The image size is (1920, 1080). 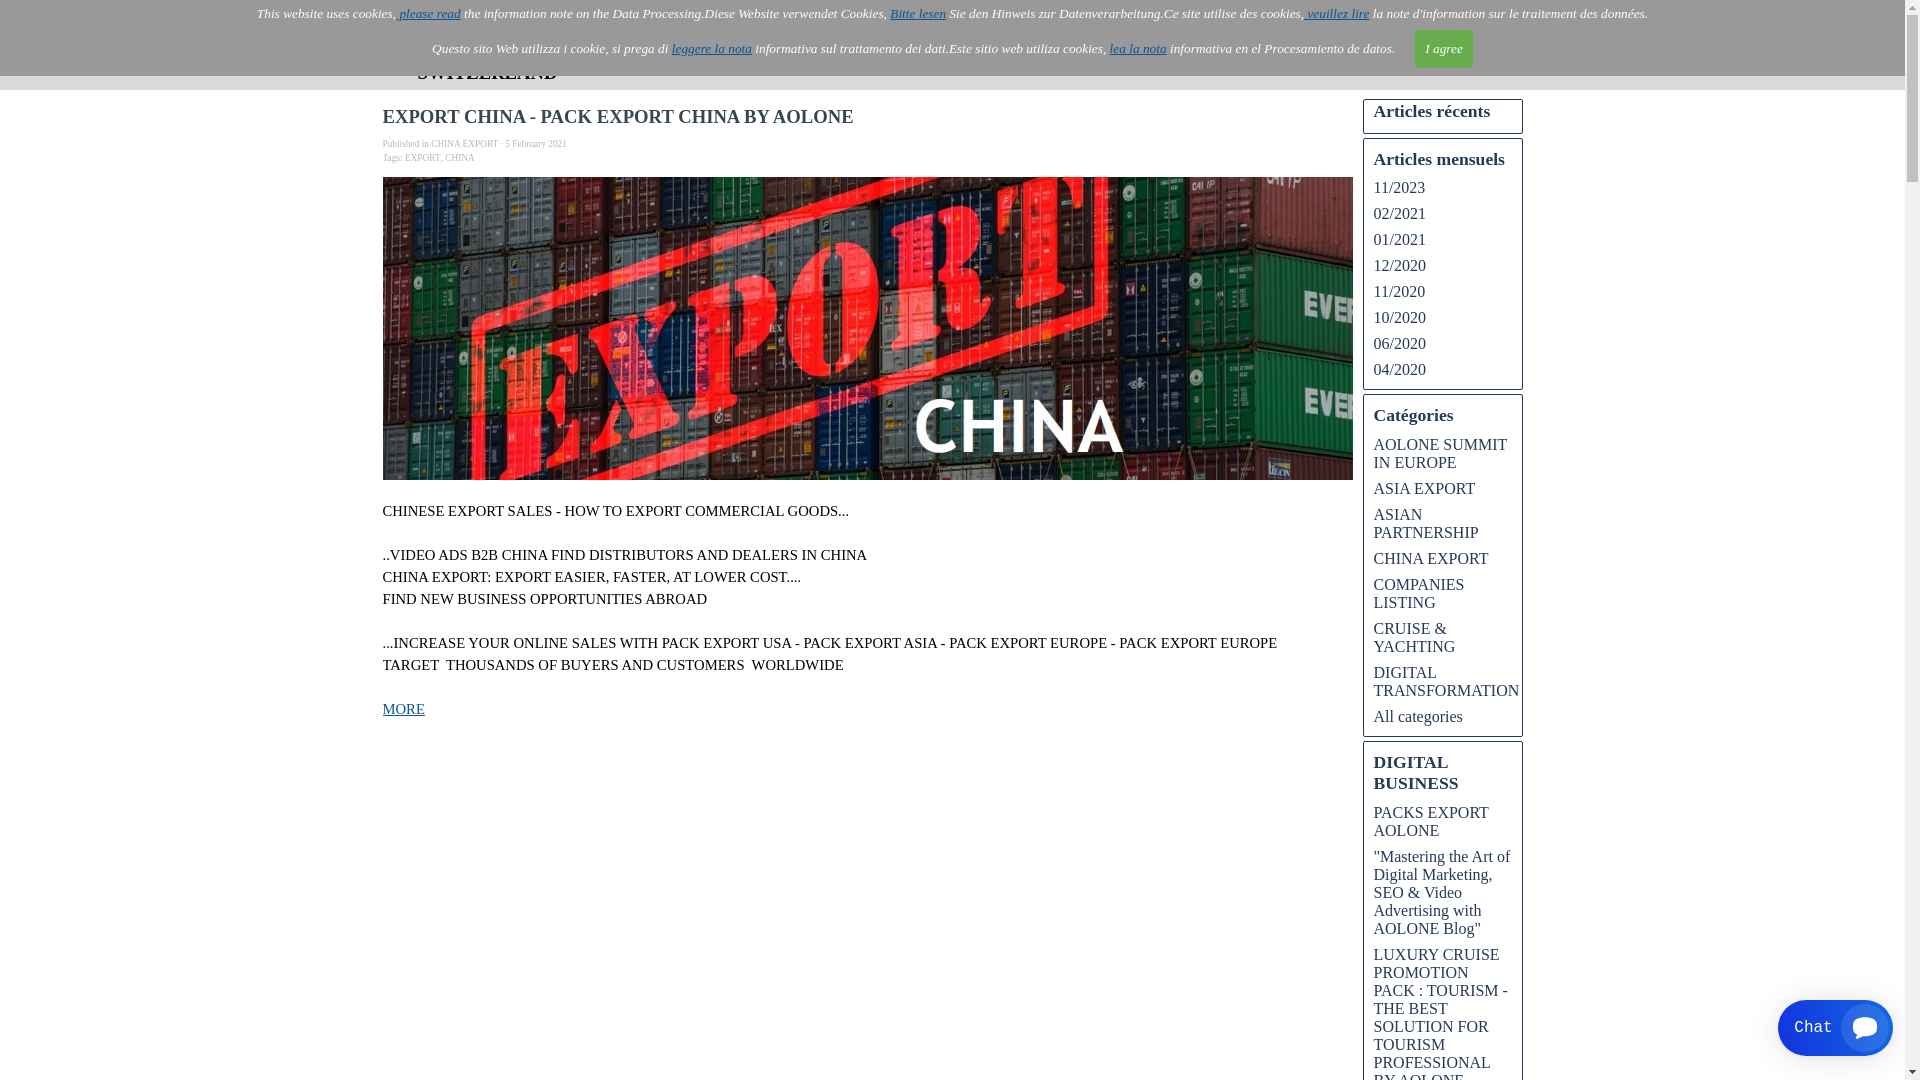 I want to click on 'AOLONE SUMMIT IN EUROPE', so click(x=1440, y=453).